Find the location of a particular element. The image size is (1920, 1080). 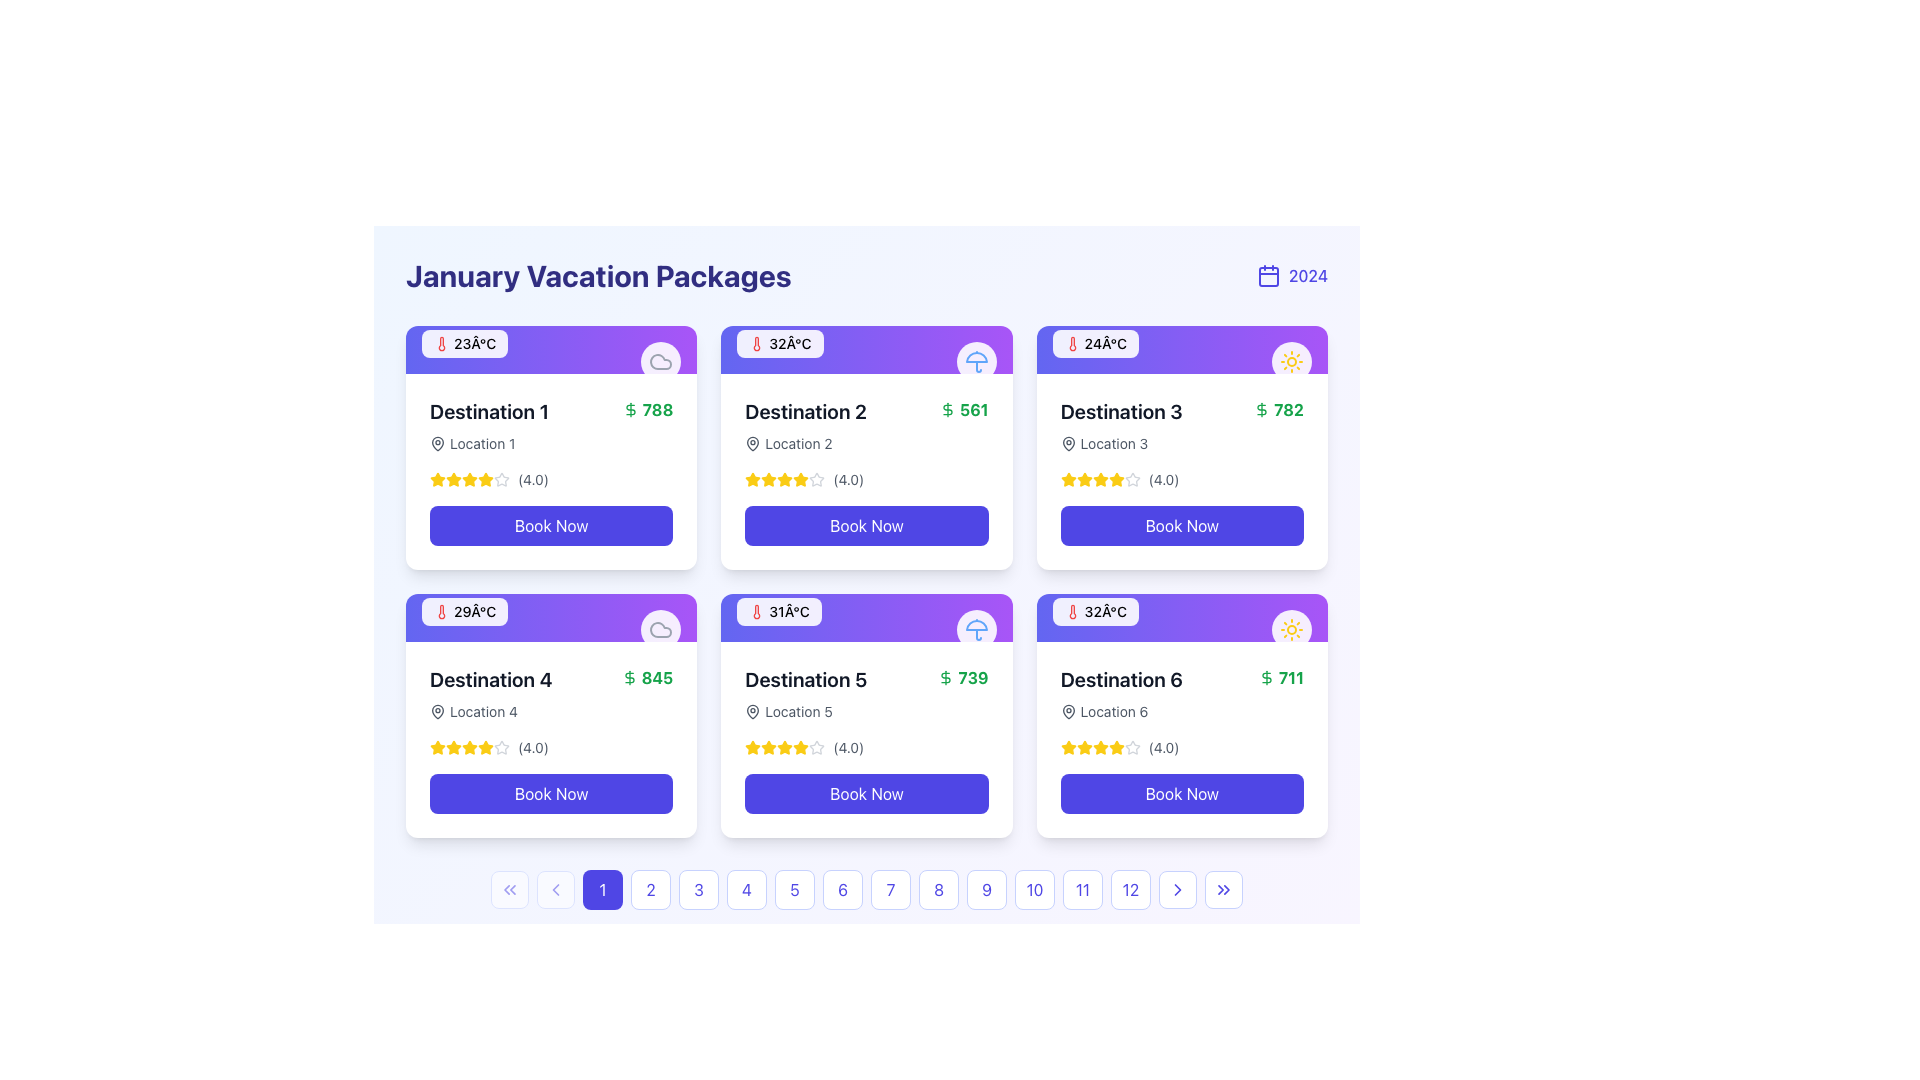

the 'Book Now' button on the Information card displaying details for 'Destination 6', located in the lower-right corner of the grid layout is located at coordinates (1182, 740).